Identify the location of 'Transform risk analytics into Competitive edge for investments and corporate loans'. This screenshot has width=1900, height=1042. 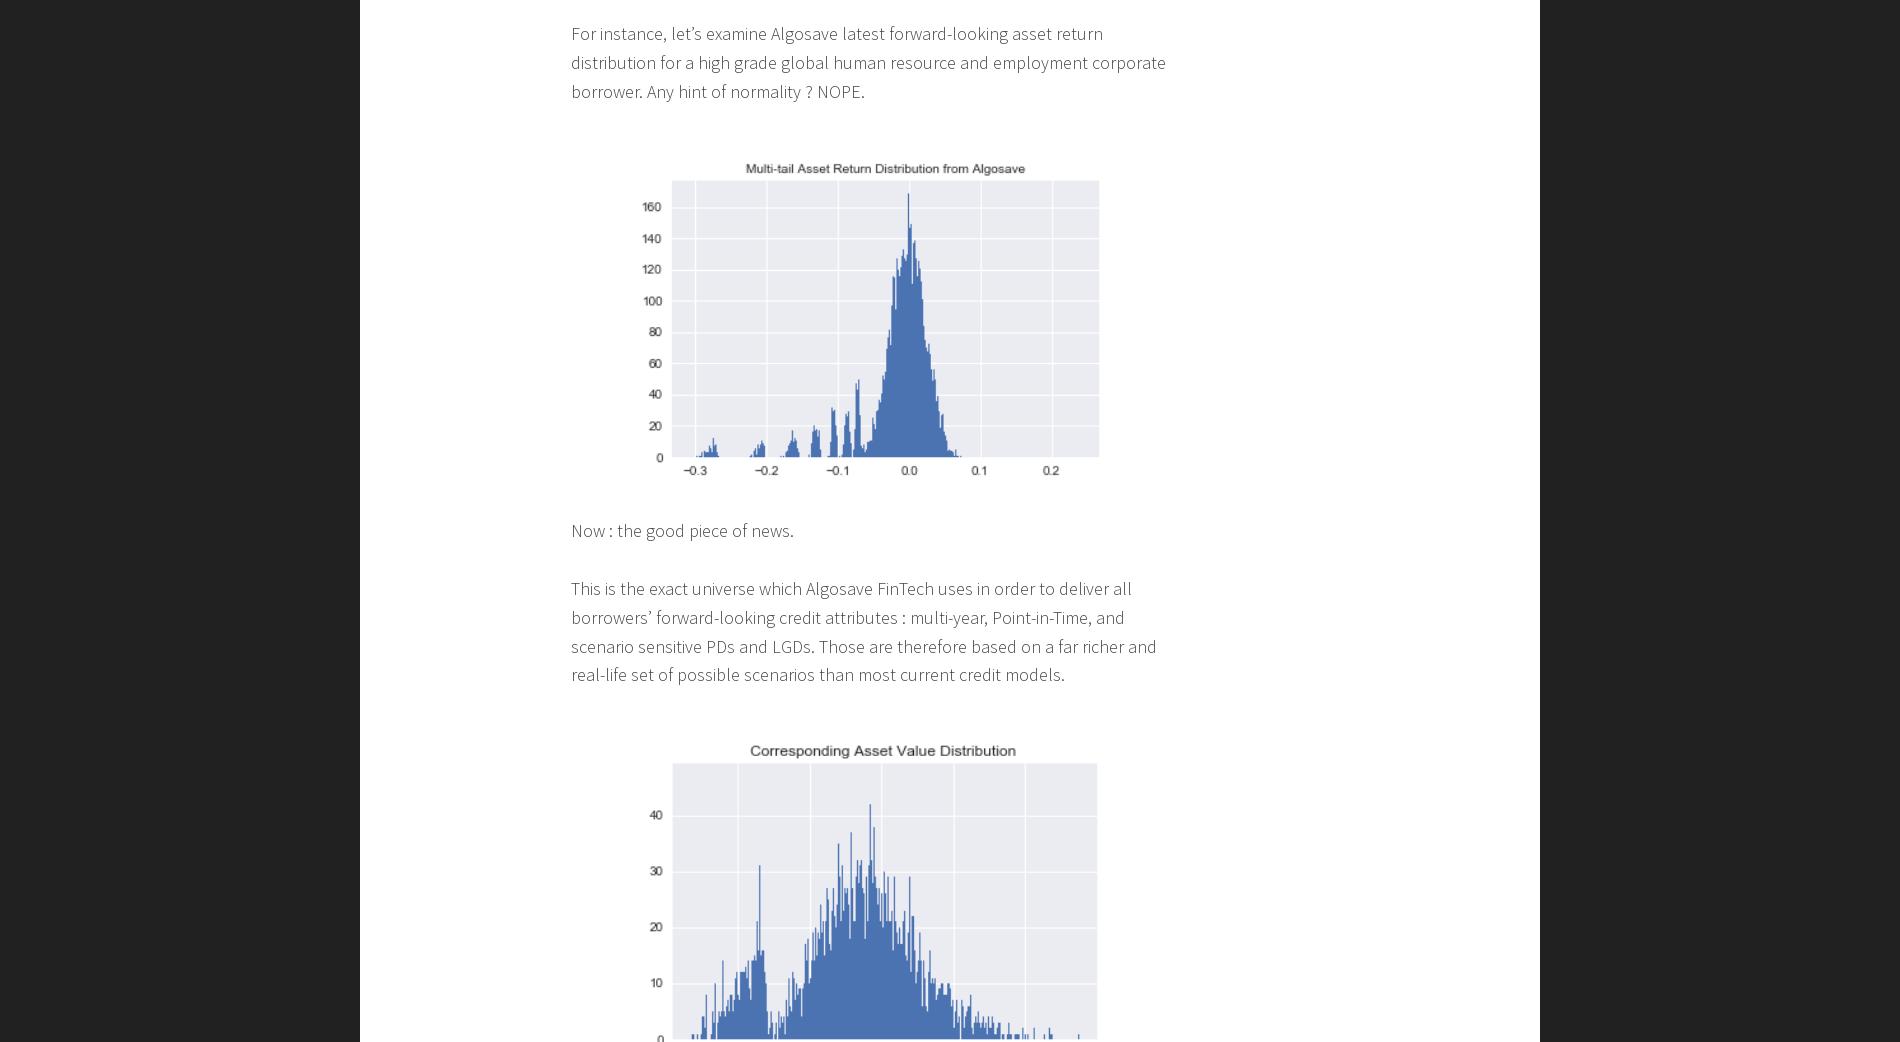
(857, 283).